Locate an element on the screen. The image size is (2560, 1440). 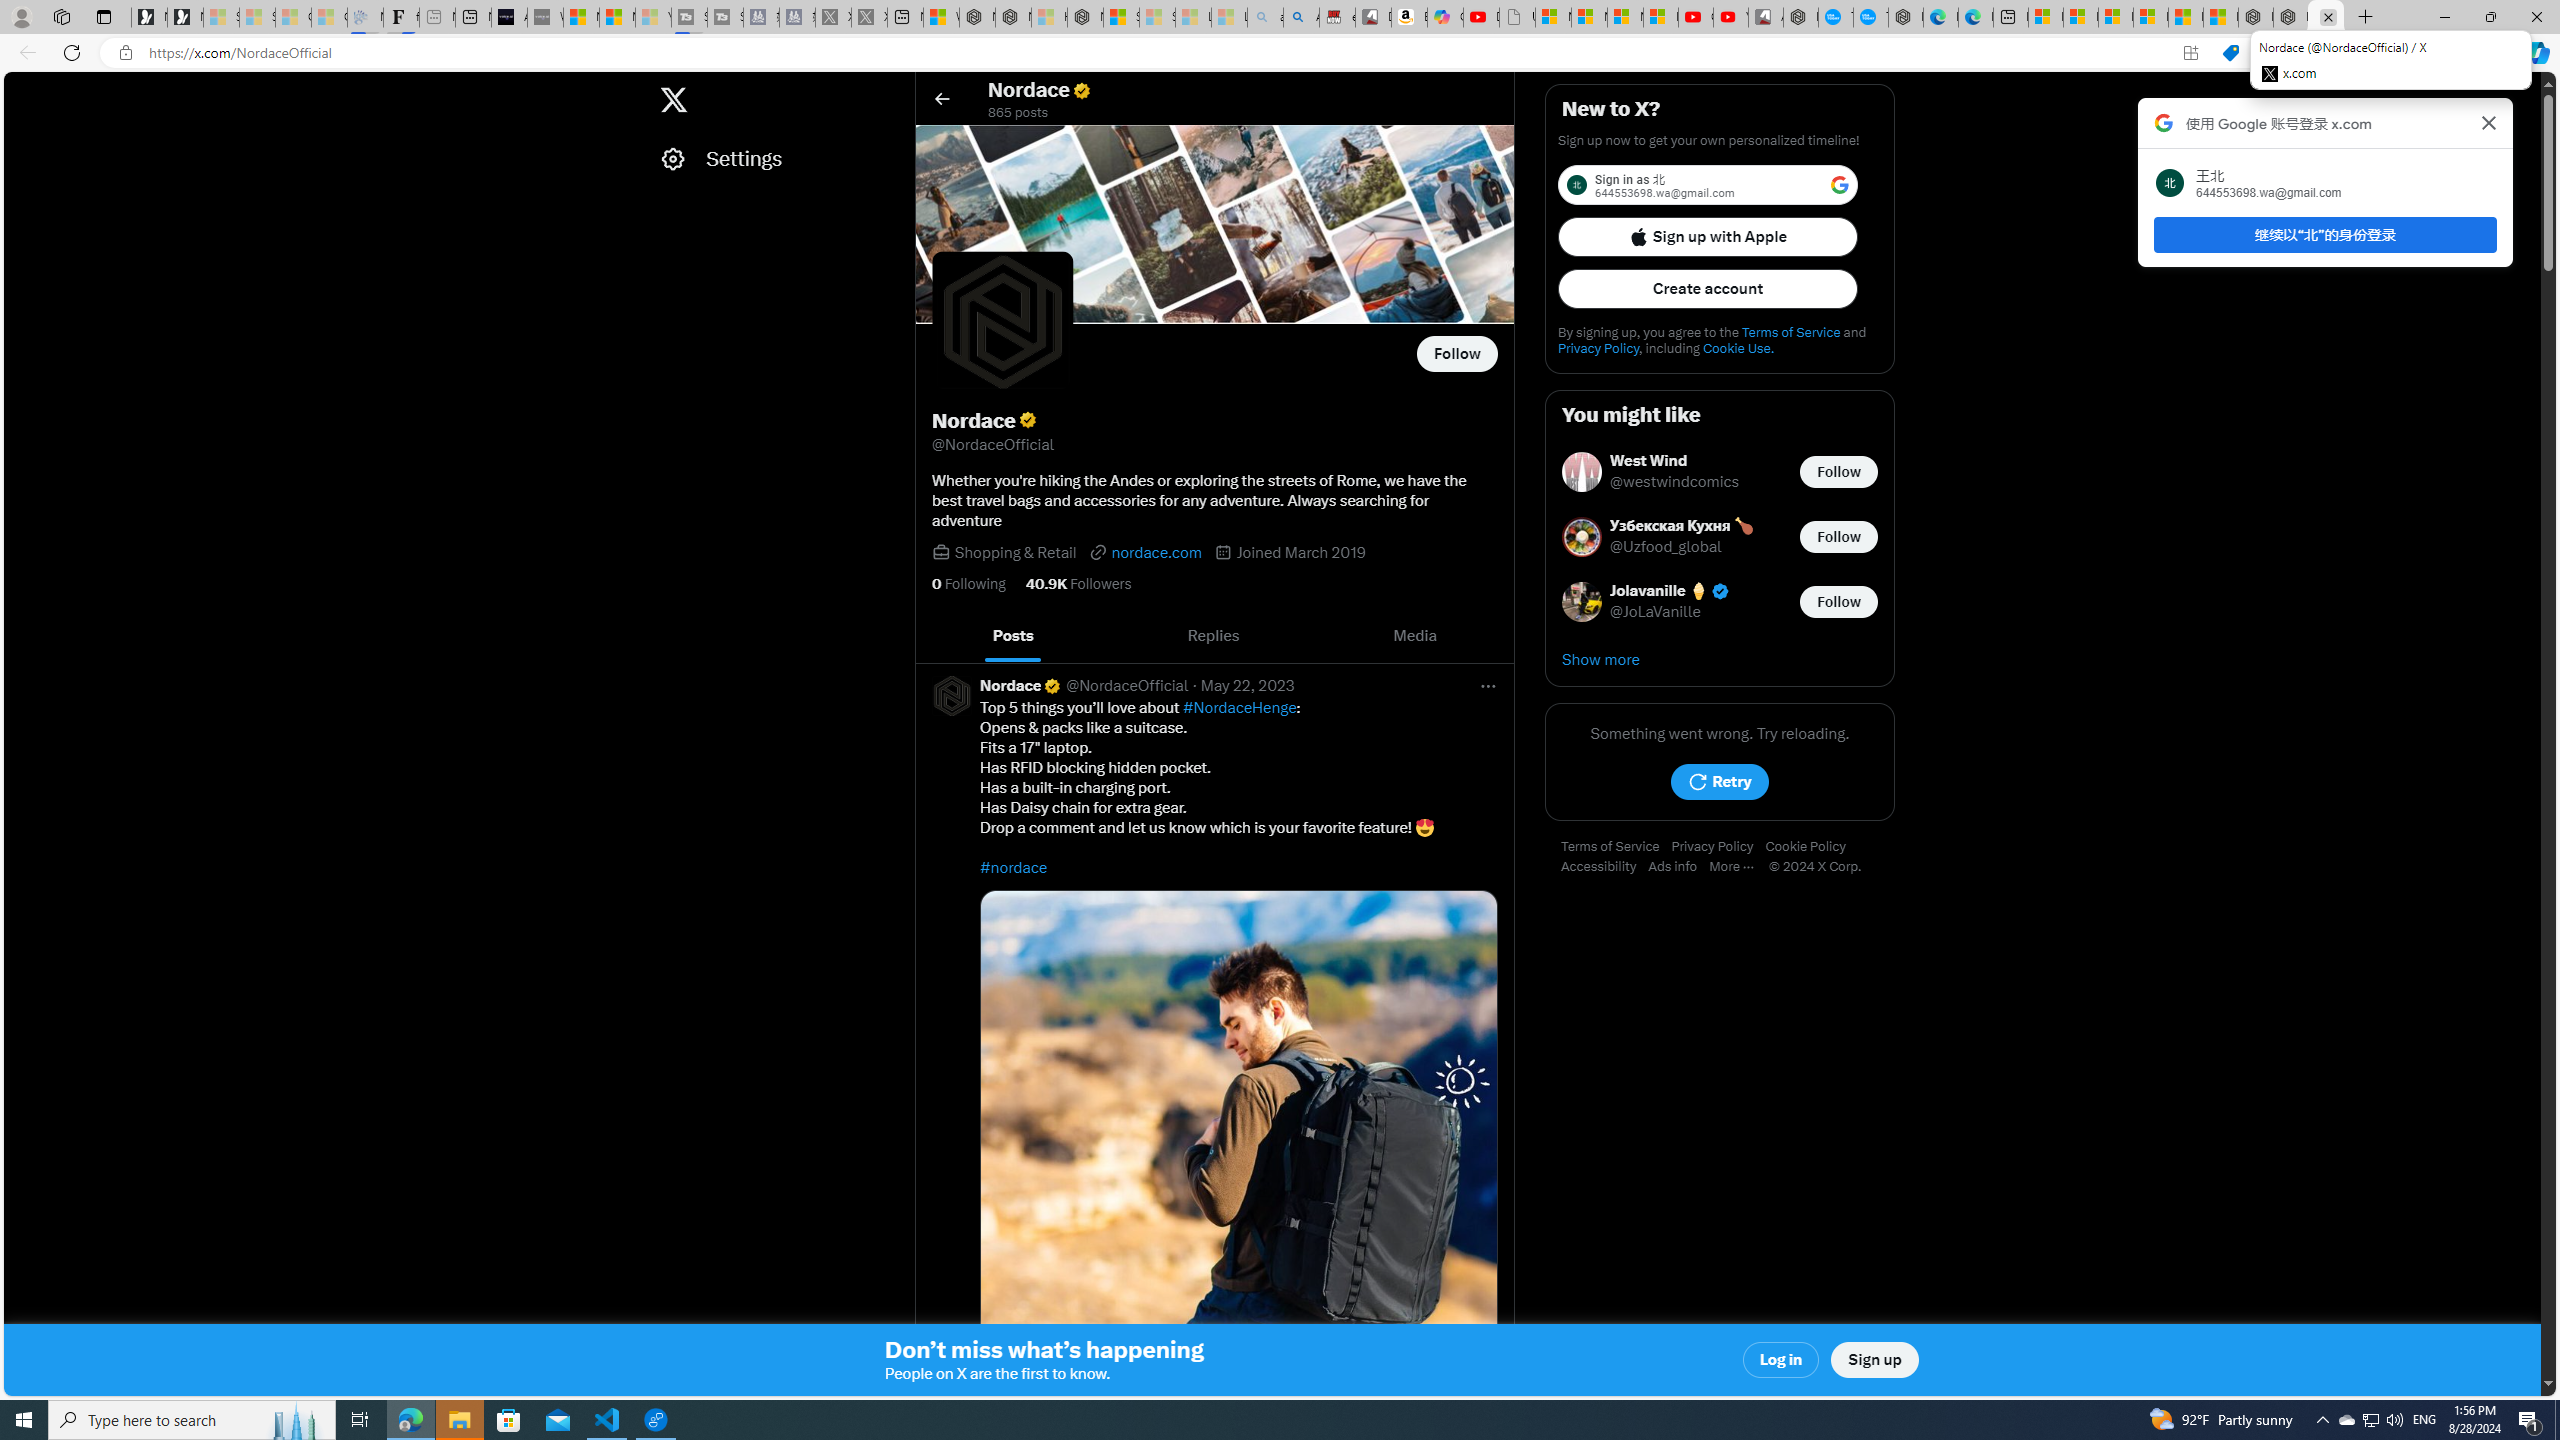
'0 Following' is located at coordinates (967, 582).